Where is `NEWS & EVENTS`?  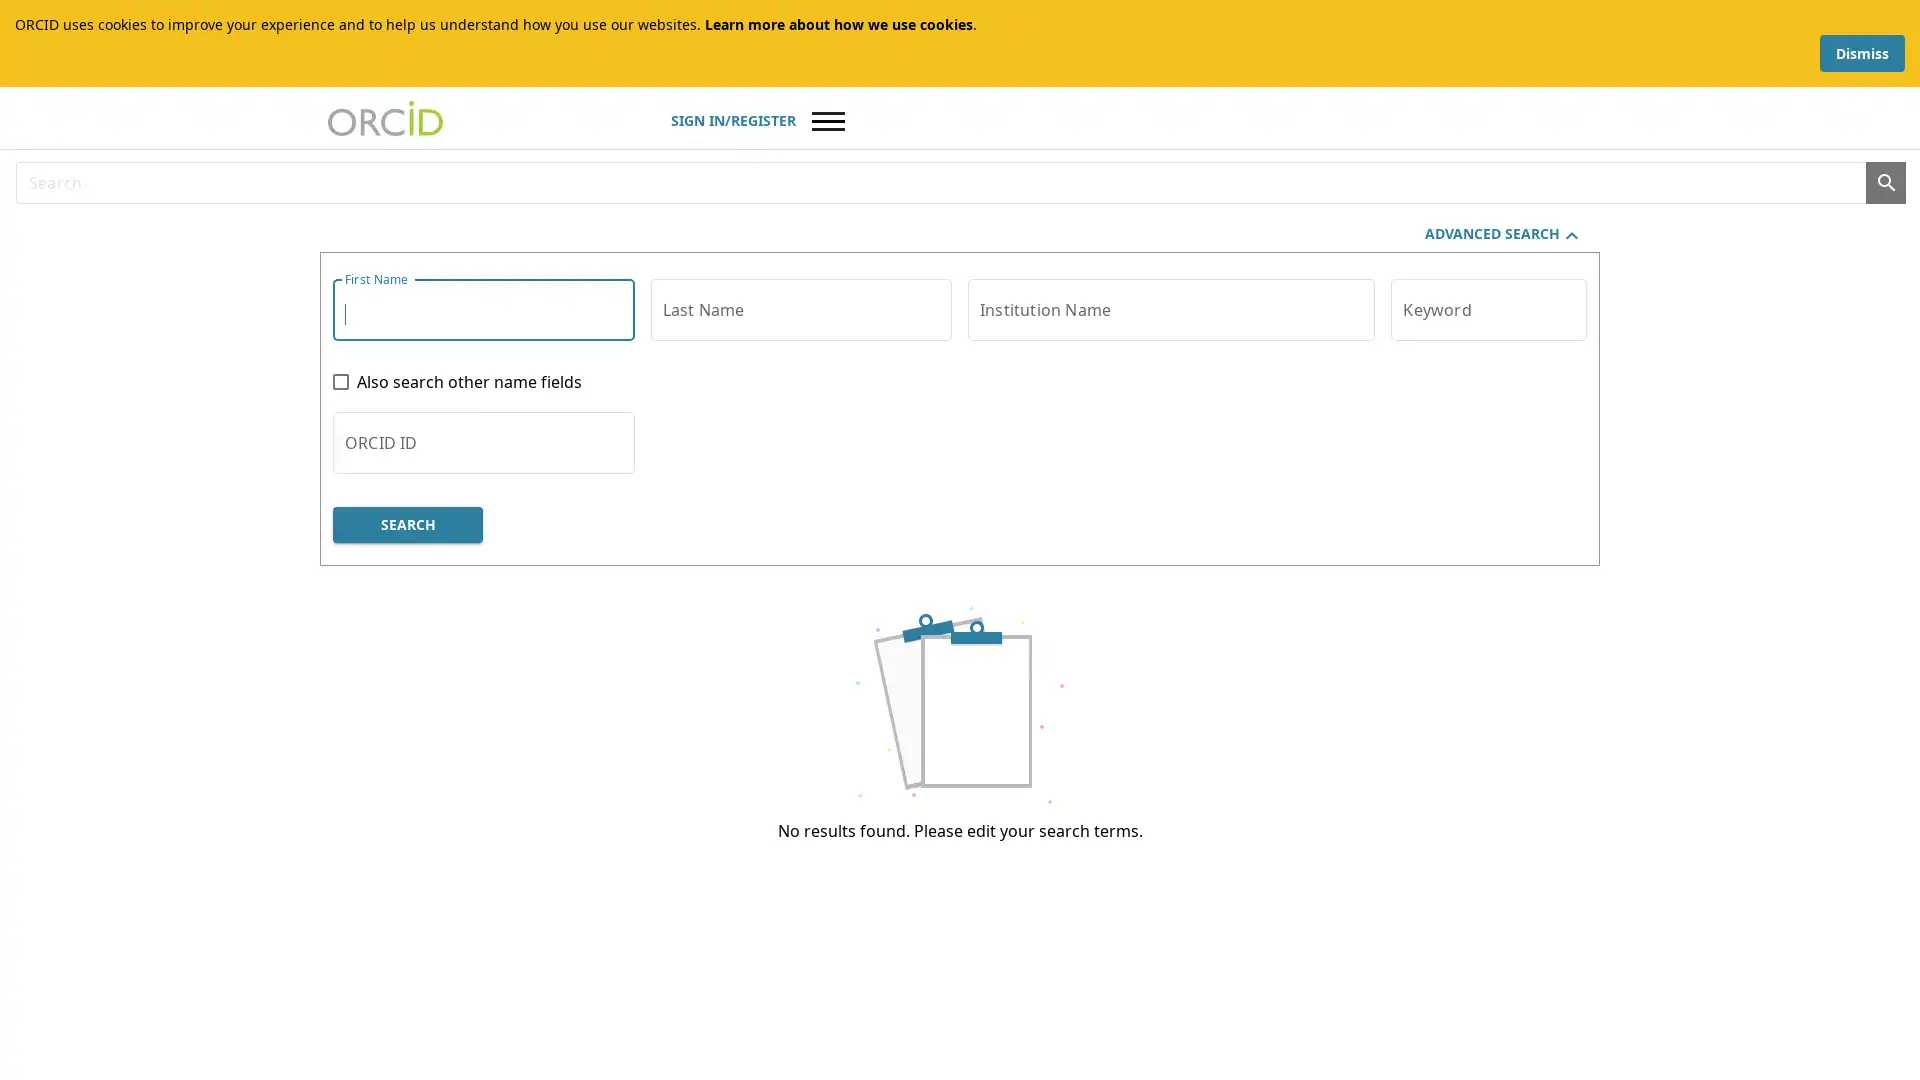
NEWS & EVENTS is located at coordinates (1243, 226).